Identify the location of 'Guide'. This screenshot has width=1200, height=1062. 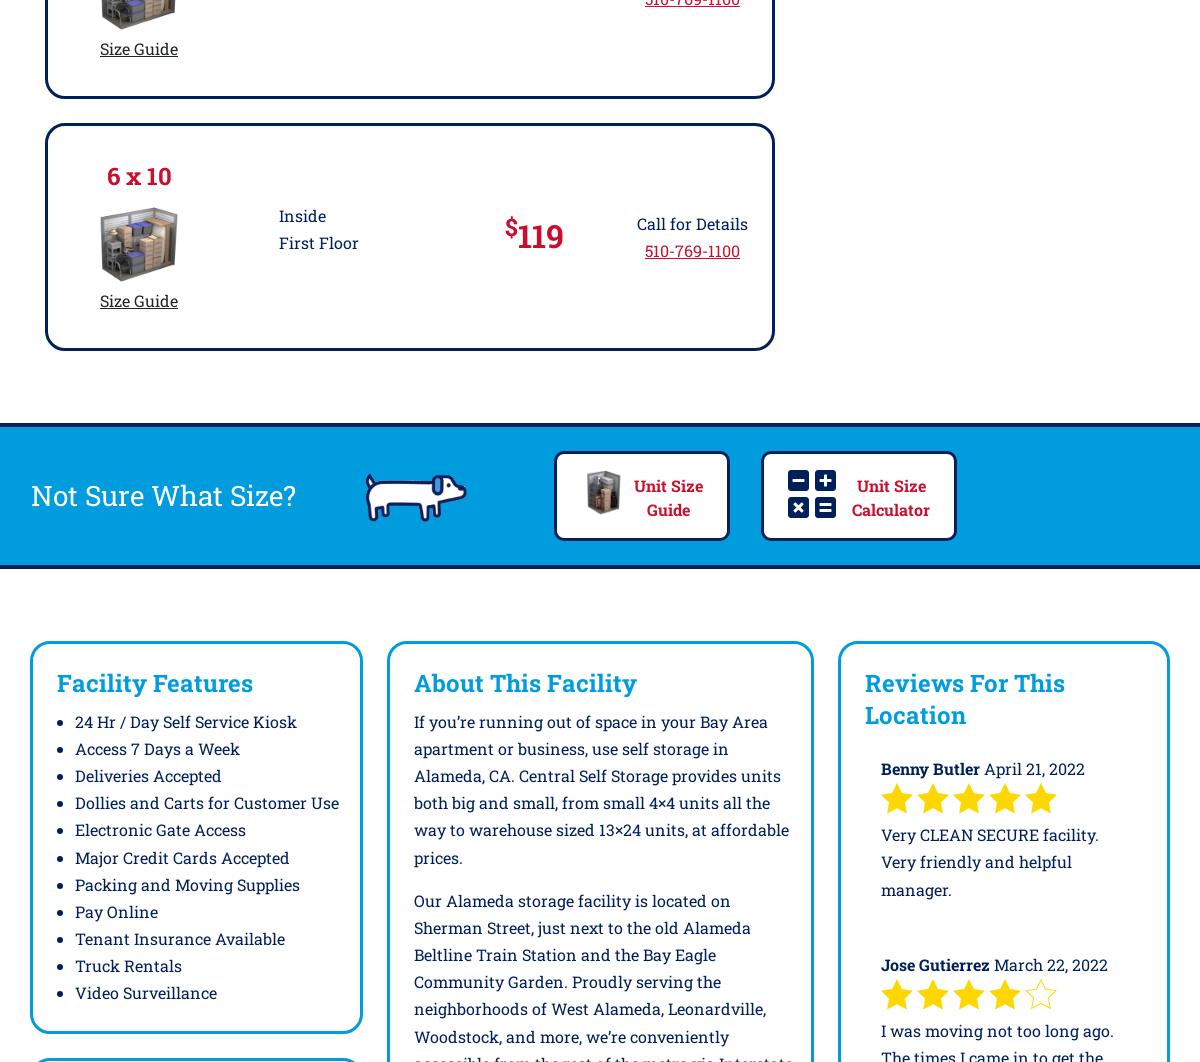
(668, 508).